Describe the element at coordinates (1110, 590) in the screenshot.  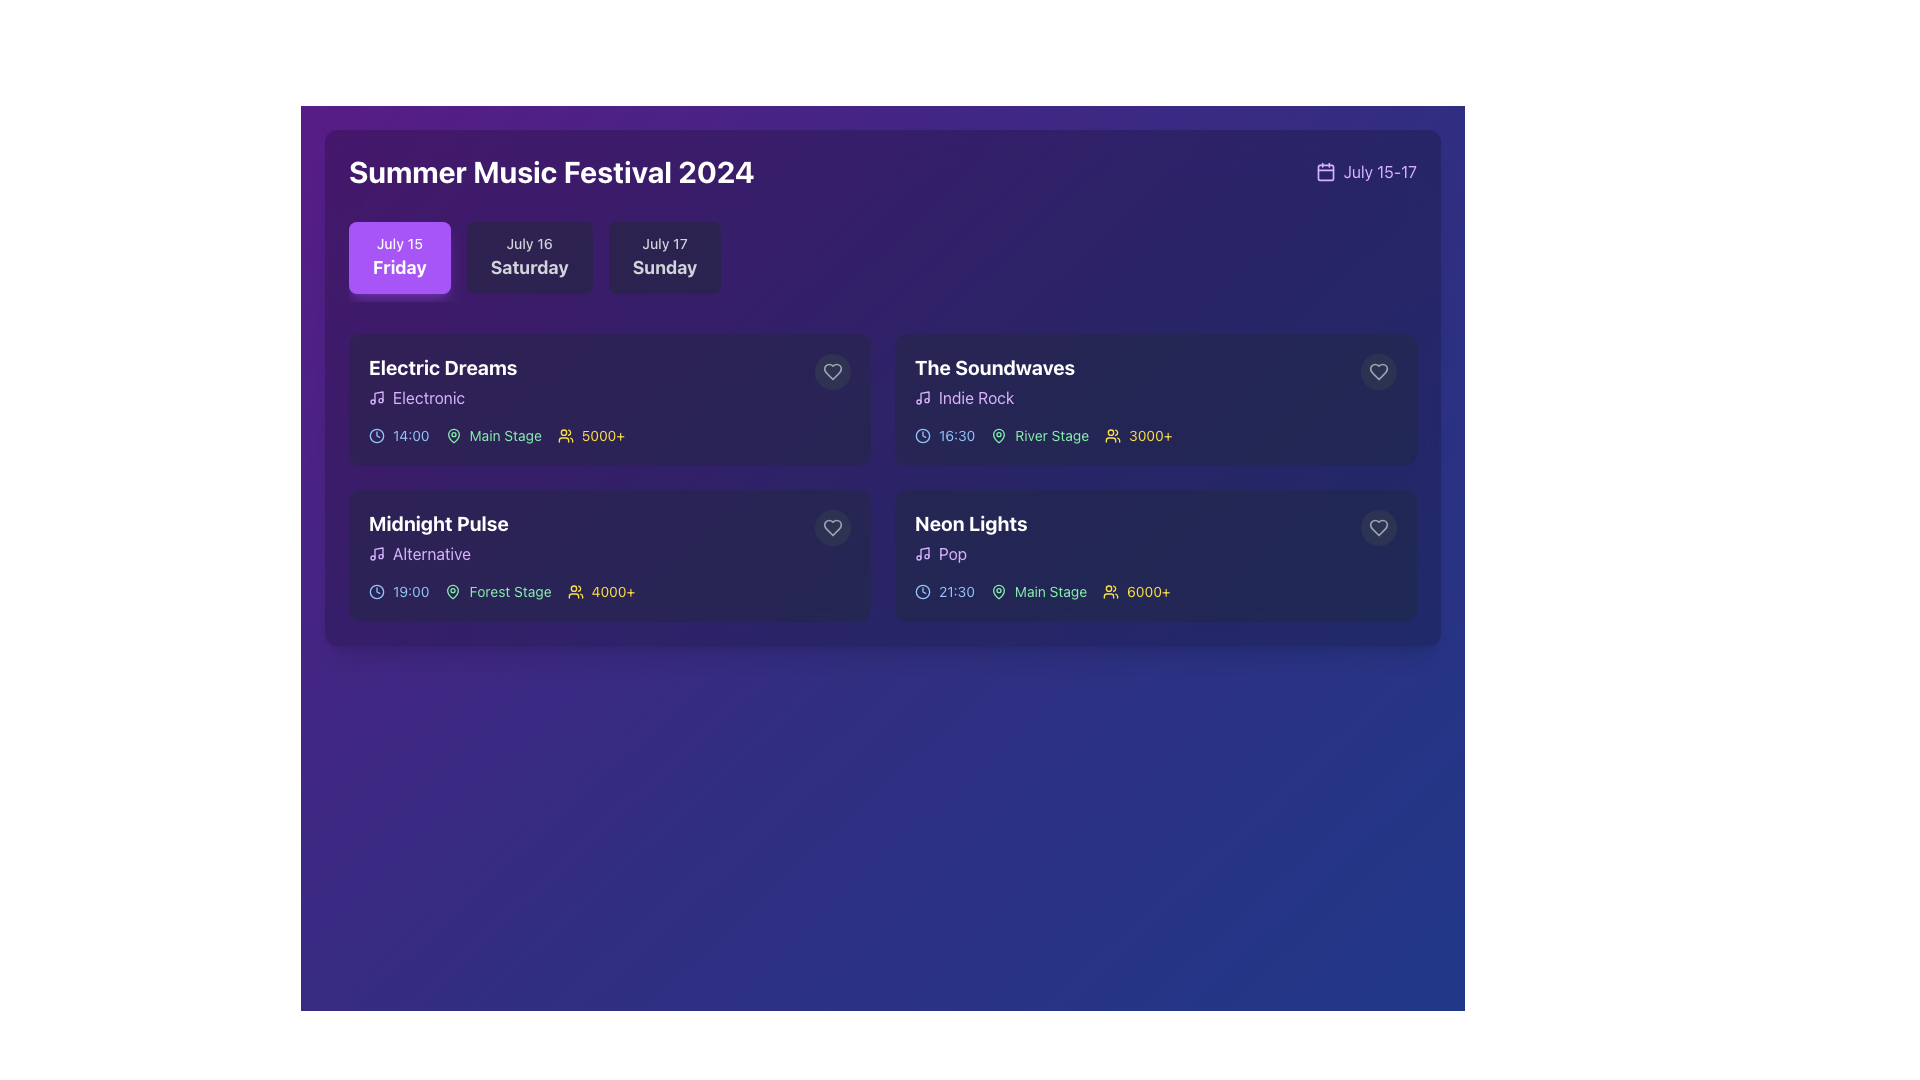
I see `the icon representing a group of individuals located within the 'Neon Lights' card, immediately to the left of the text '6000+'` at that location.